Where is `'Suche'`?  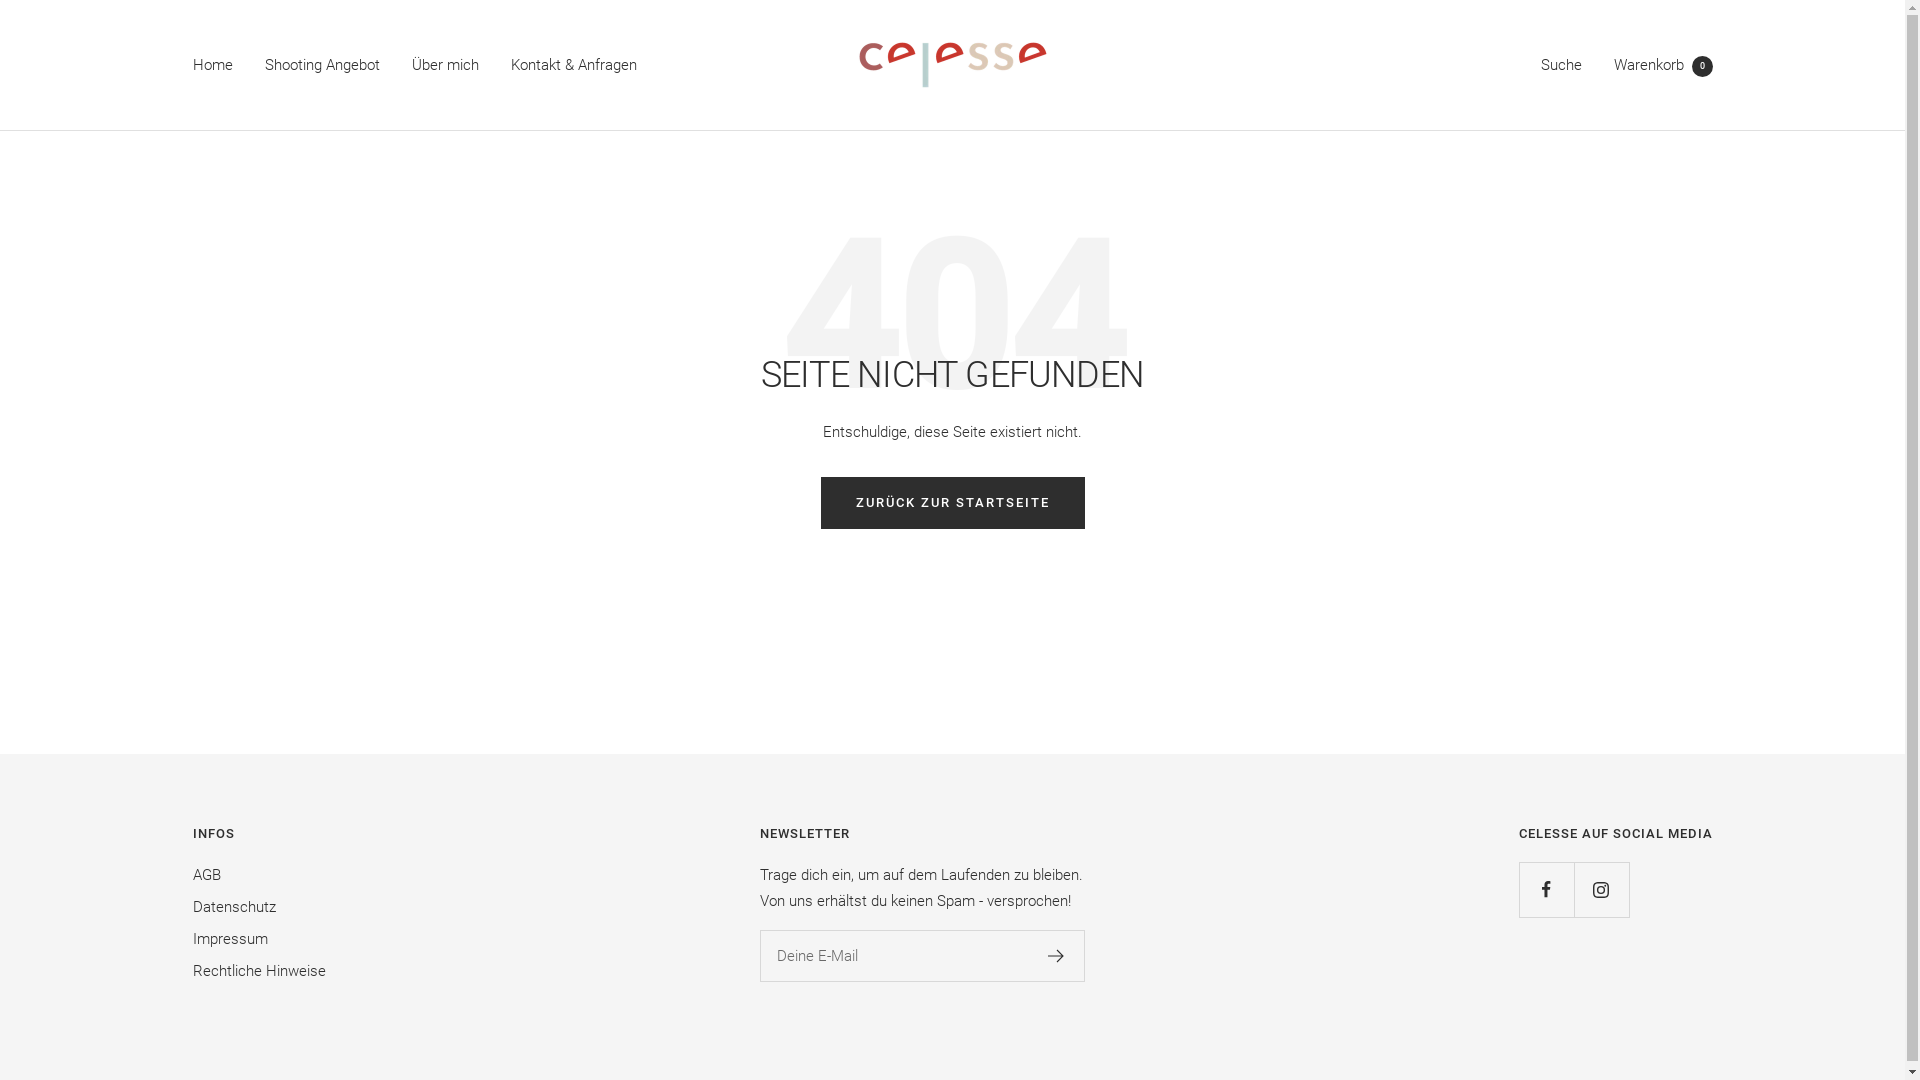 'Suche' is located at coordinates (1559, 64).